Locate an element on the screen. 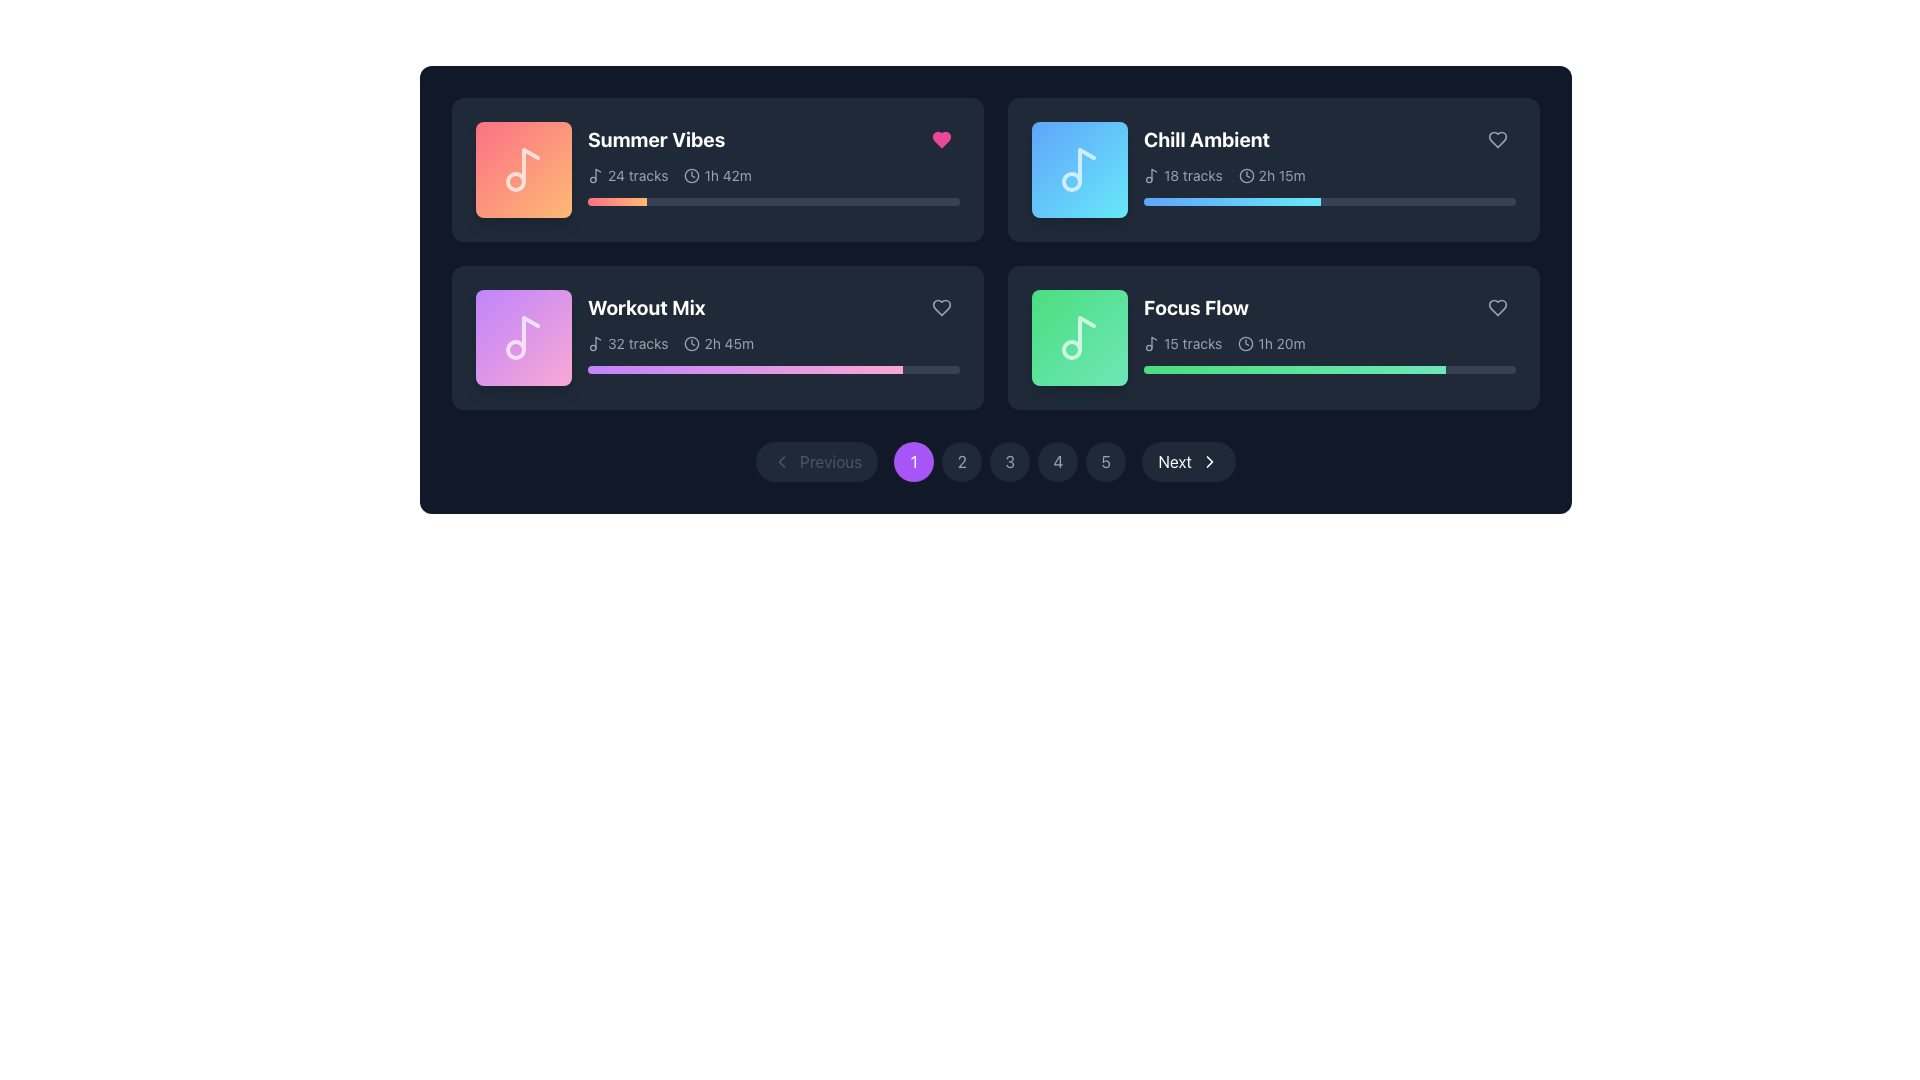 The image size is (1920, 1080). the Decorative SVG circle that is part of the musical note icon located at the top-right corner of the 'Chill Ambient' card is located at coordinates (1070, 181).